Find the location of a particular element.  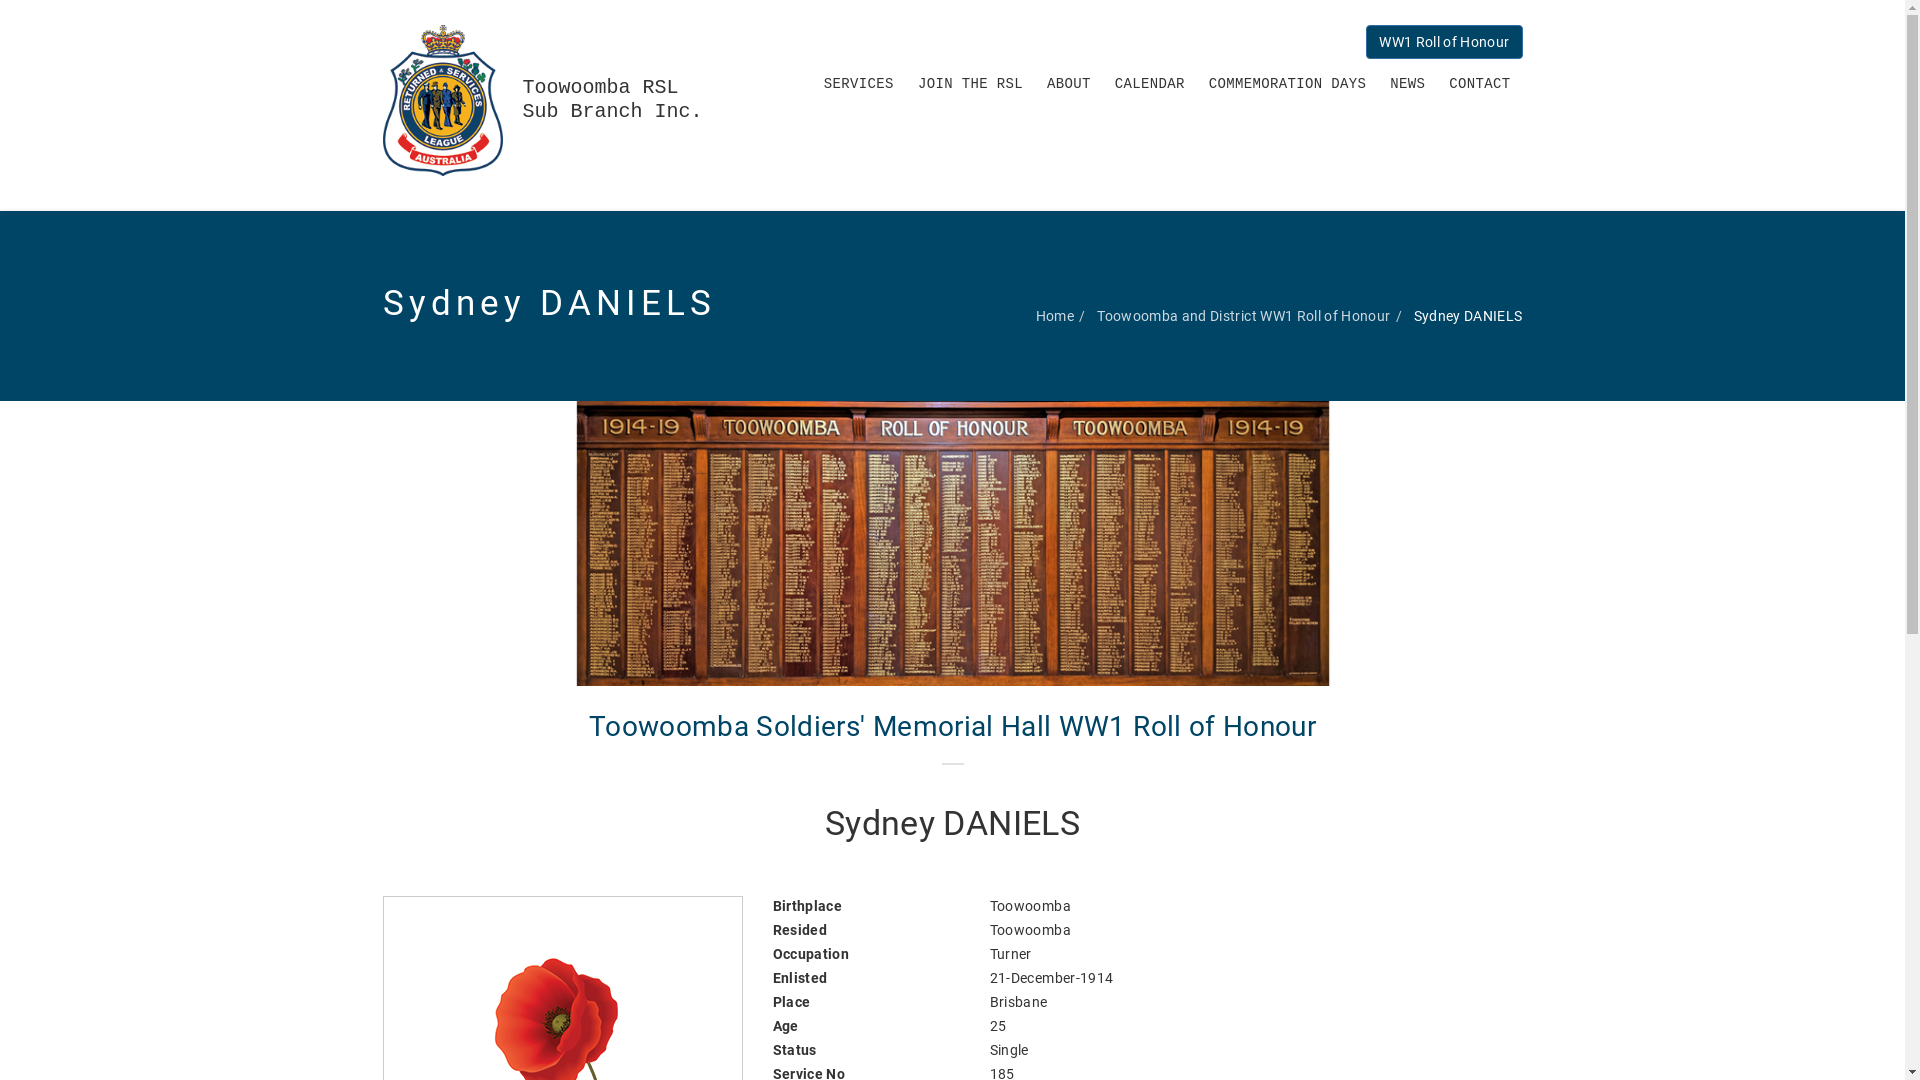

'CALENDAR' is located at coordinates (1150, 80).